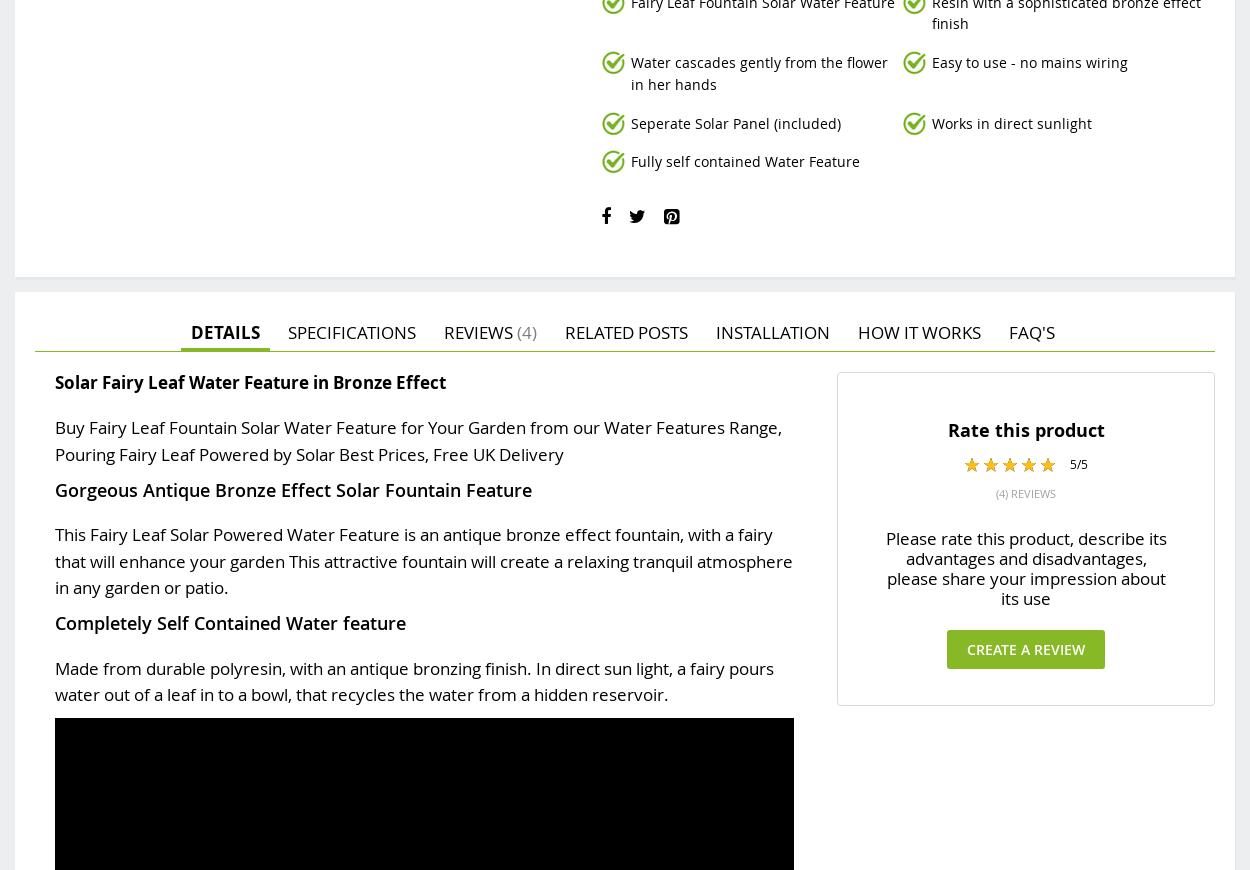 The height and width of the screenshot is (870, 1250). I want to click on 'Create a review', so click(1026, 648).